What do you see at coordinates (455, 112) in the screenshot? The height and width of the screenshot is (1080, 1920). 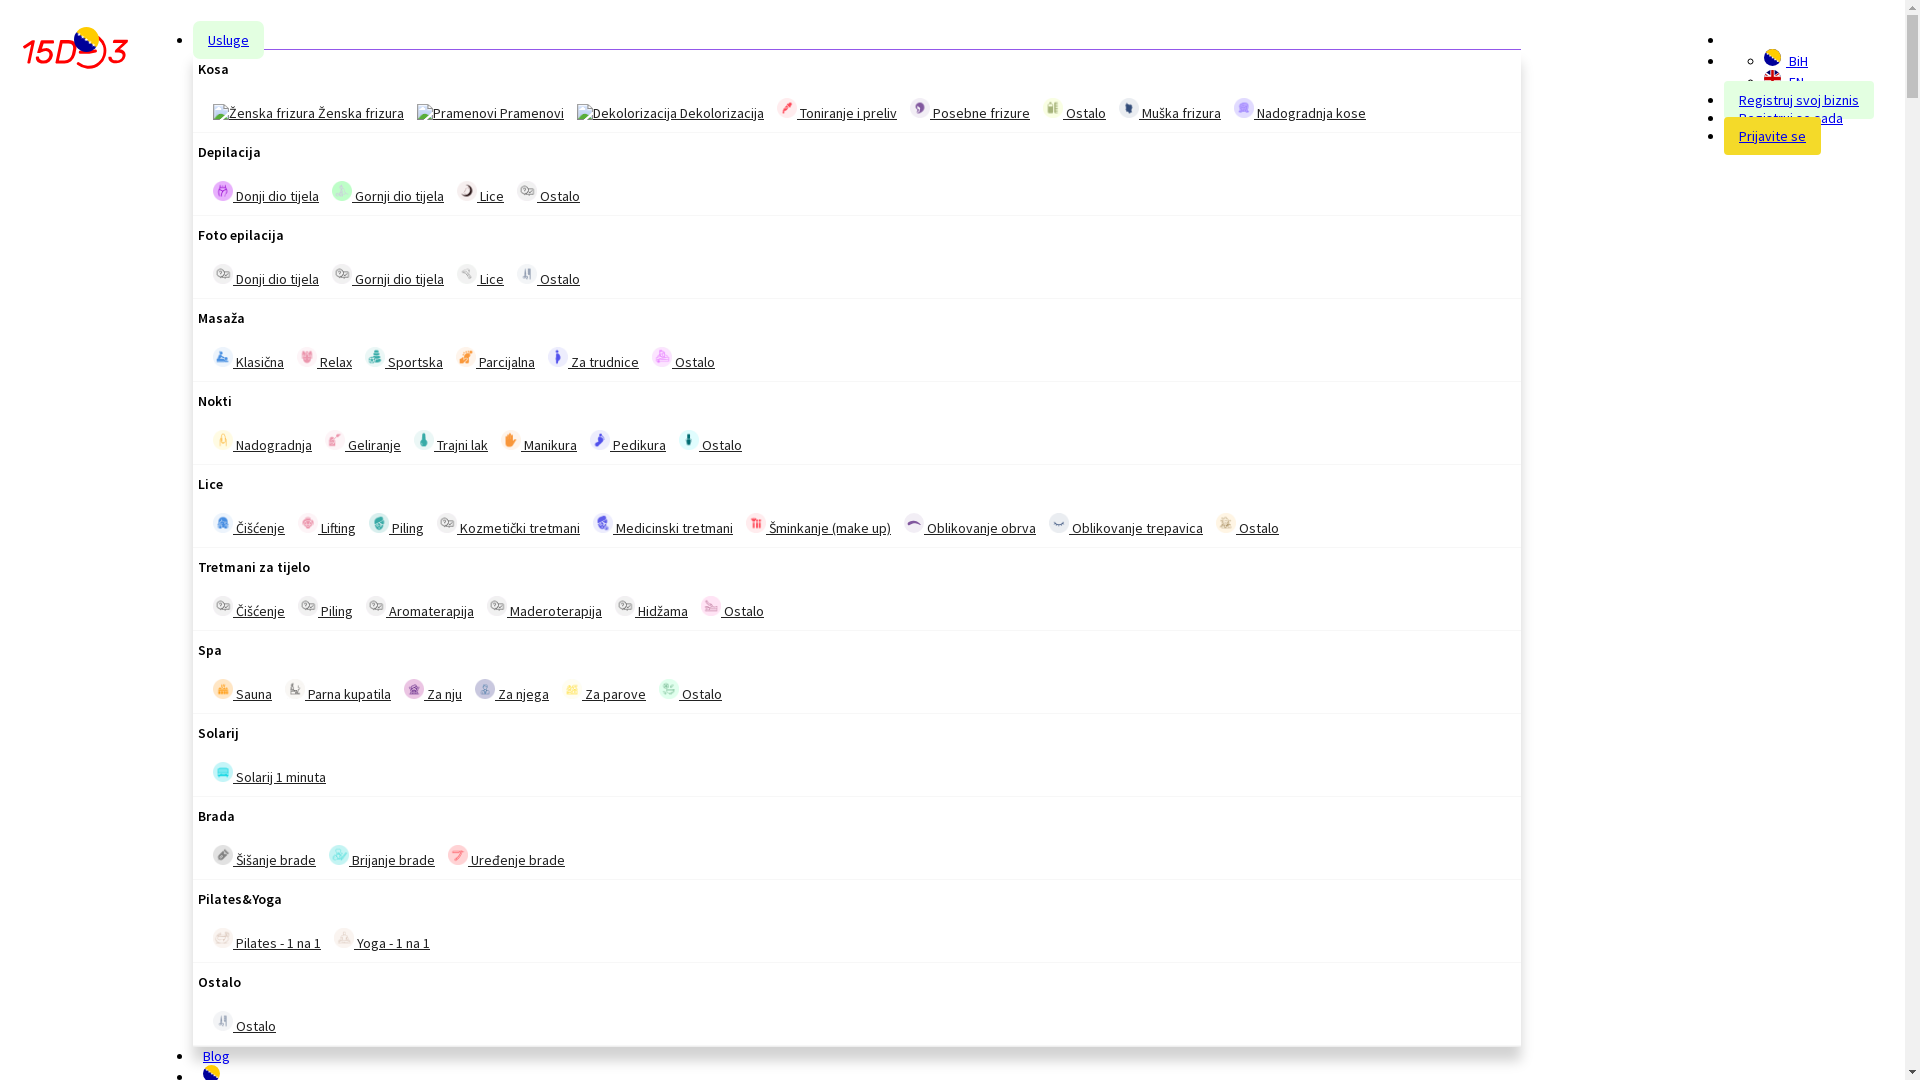 I see `'Pramenovi'` at bounding box center [455, 112].